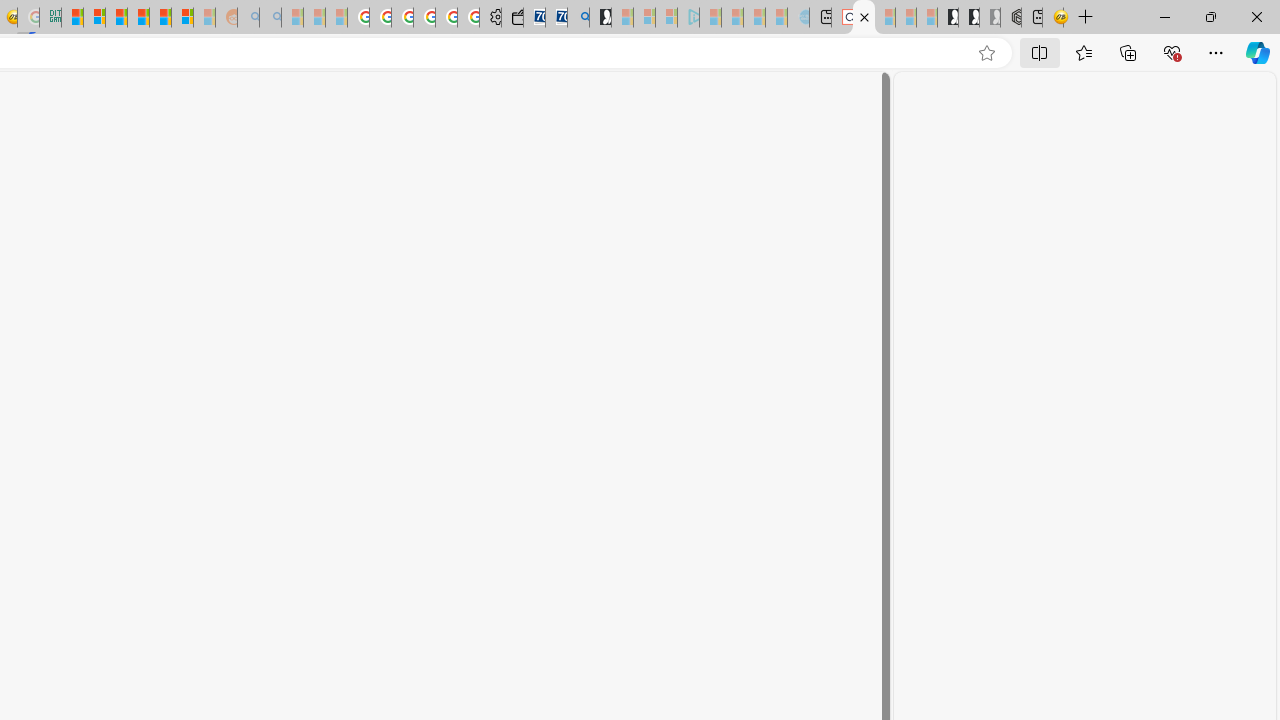 This screenshot has height=720, width=1280. Describe the element at coordinates (1257, 51) in the screenshot. I see `'Copilot (Ctrl+Shift+.)'` at that location.